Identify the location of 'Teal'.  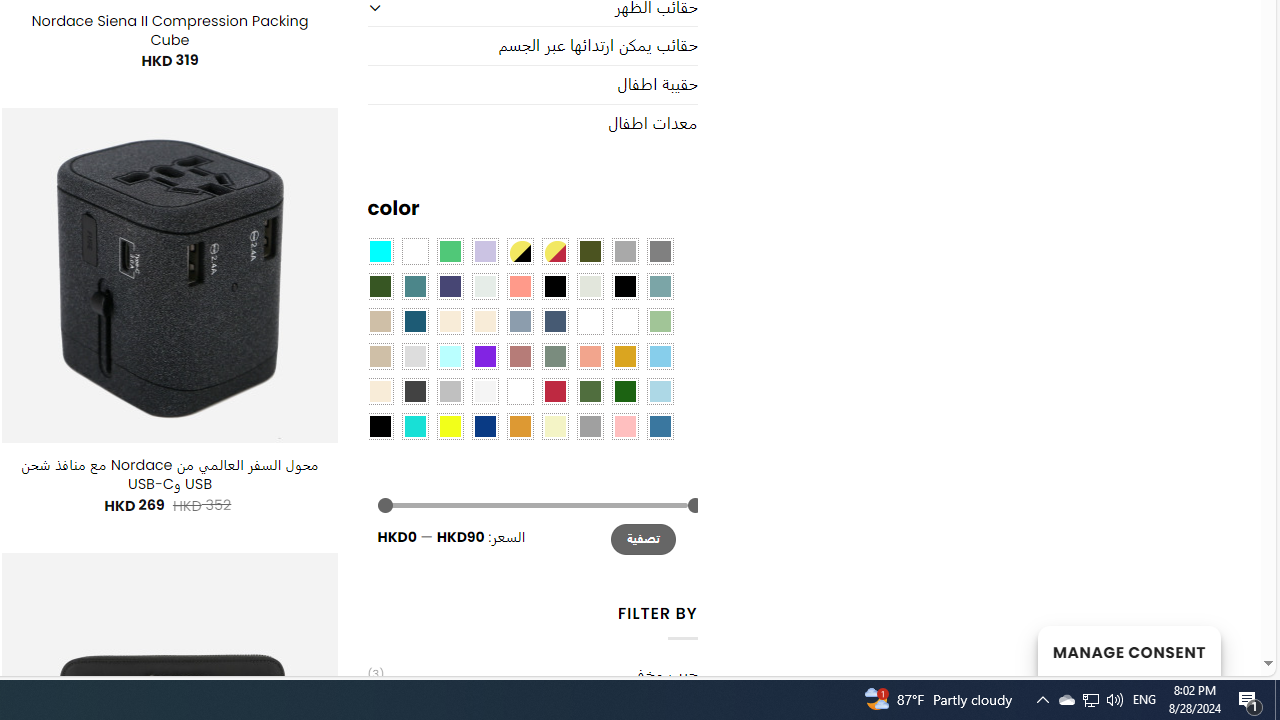
(413, 285).